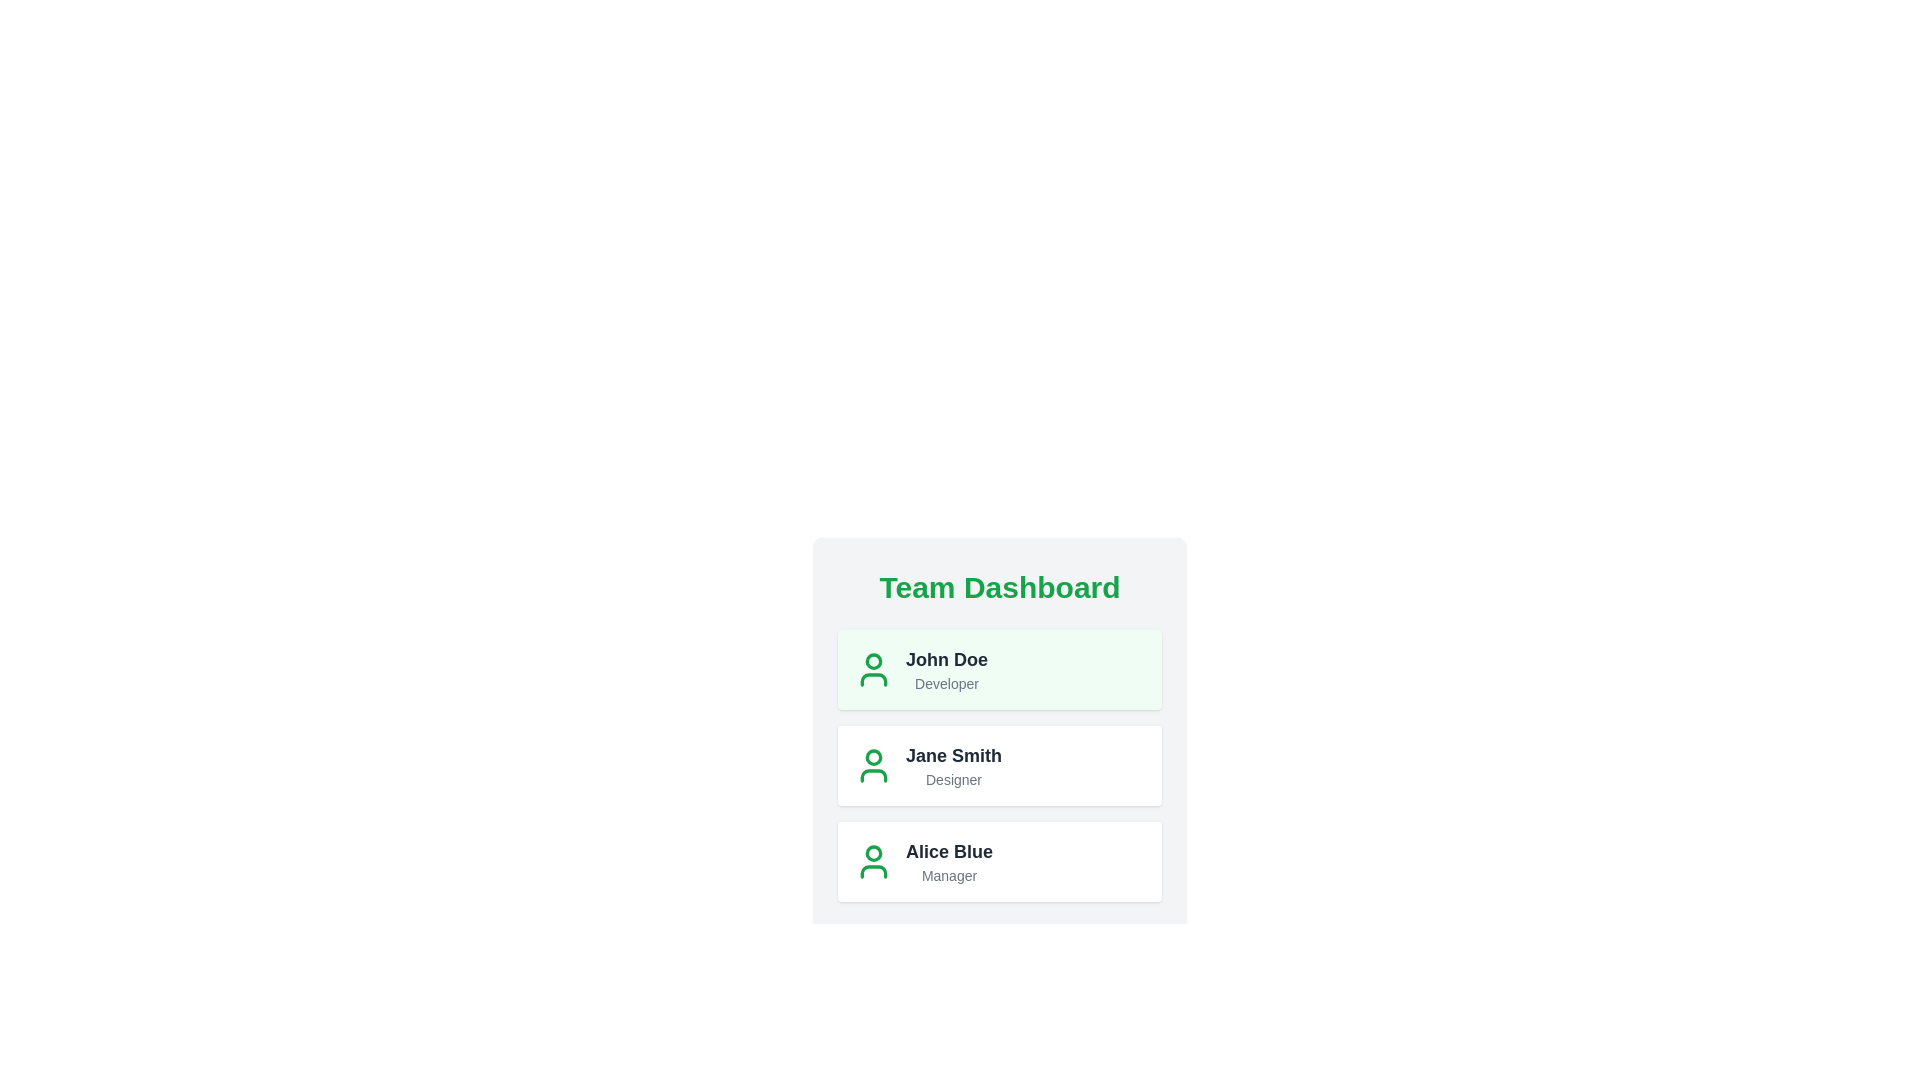 The height and width of the screenshot is (1080, 1920). What do you see at coordinates (953, 765) in the screenshot?
I see `the Text Label displaying the name and role of the second user in the 'Team Dashboard' list, located between 'John Doe - Developer' and 'Alice Blue - Manager'` at bounding box center [953, 765].